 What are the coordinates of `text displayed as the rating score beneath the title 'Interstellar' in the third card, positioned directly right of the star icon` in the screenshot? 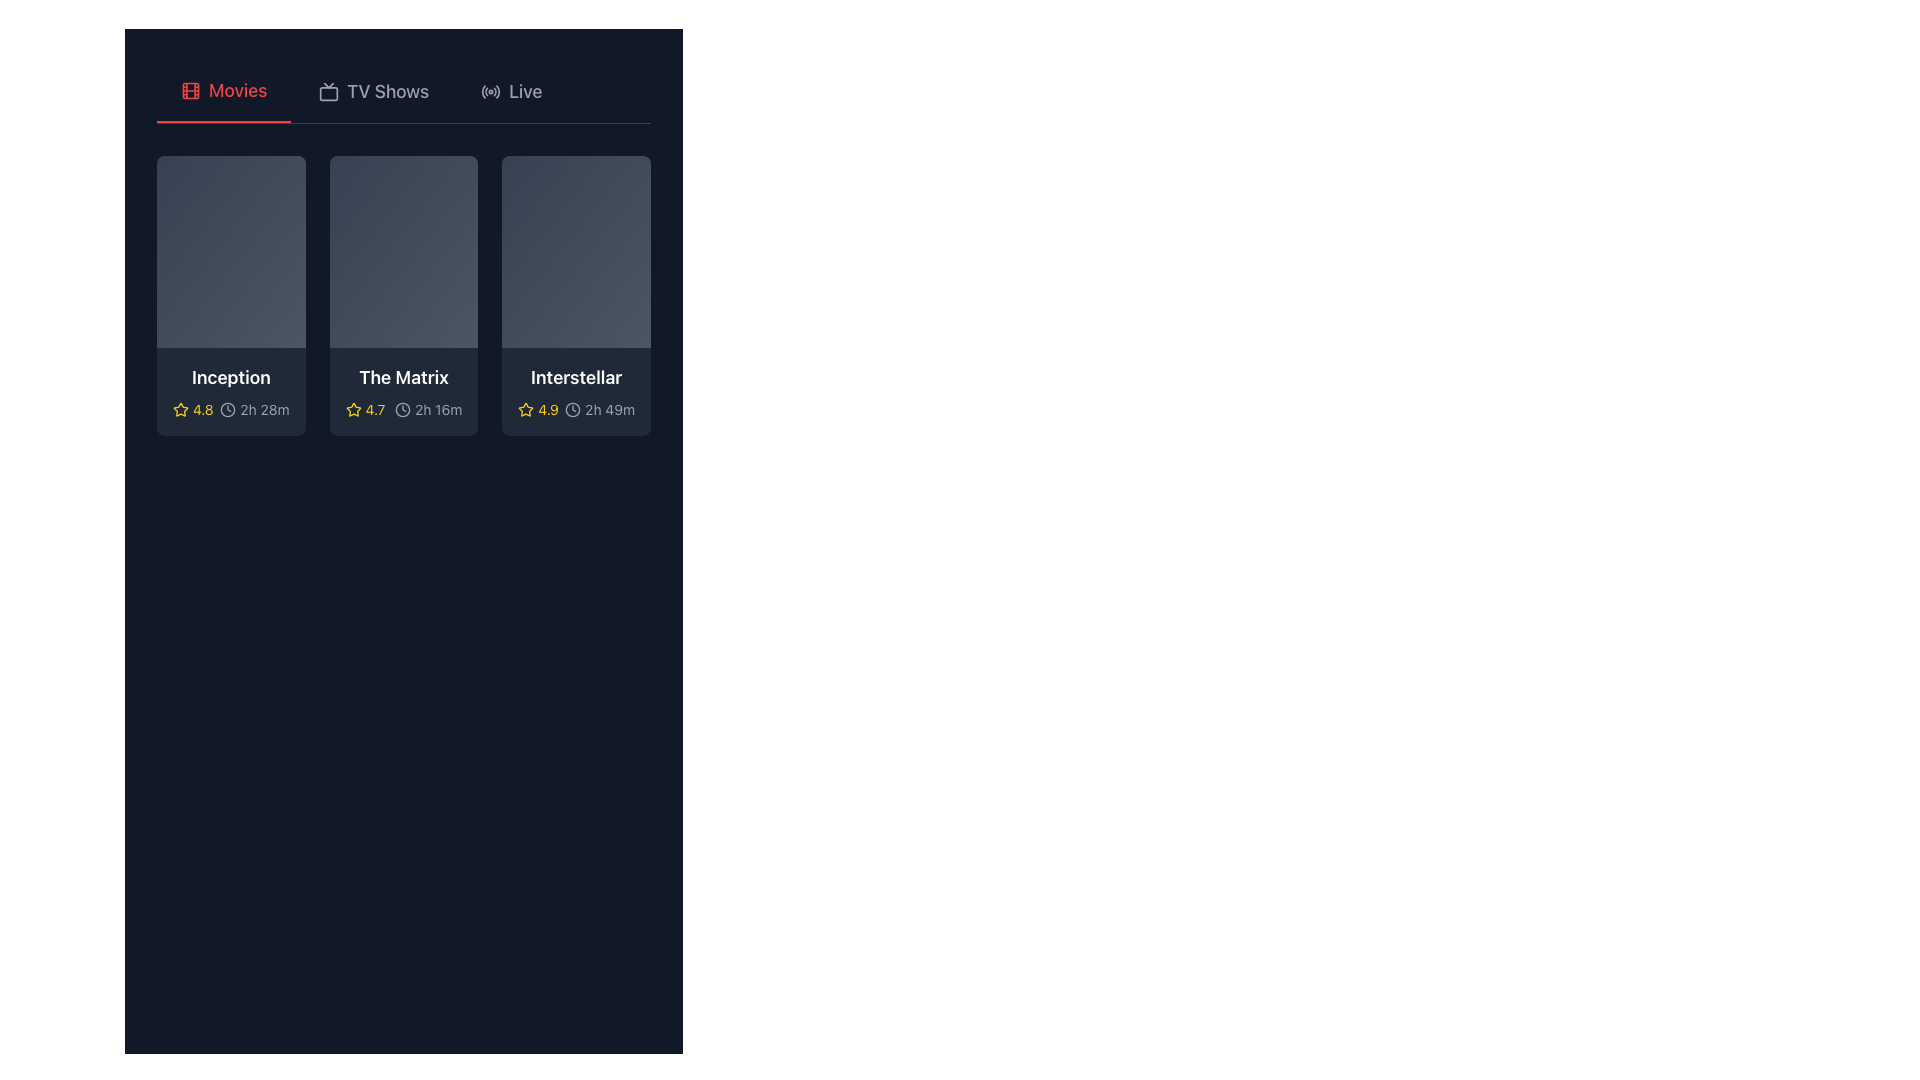 It's located at (548, 408).